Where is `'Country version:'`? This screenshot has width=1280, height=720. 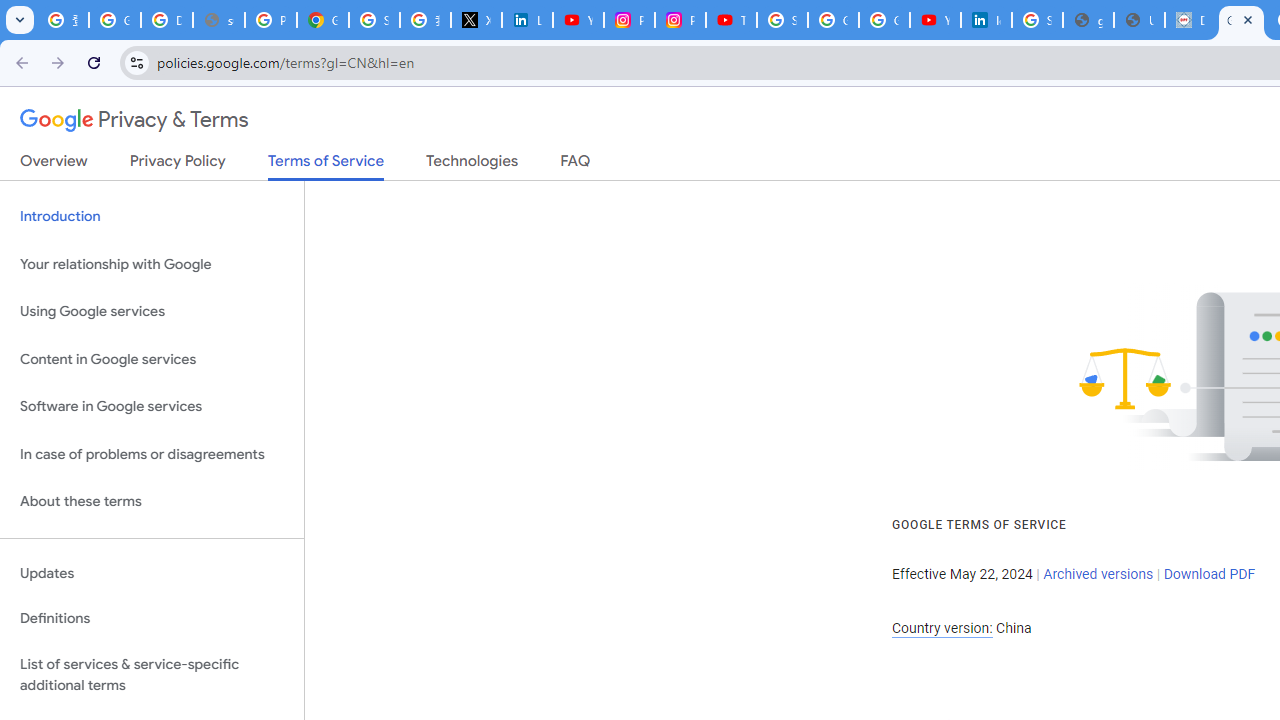
'Country version:' is located at coordinates (941, 627).